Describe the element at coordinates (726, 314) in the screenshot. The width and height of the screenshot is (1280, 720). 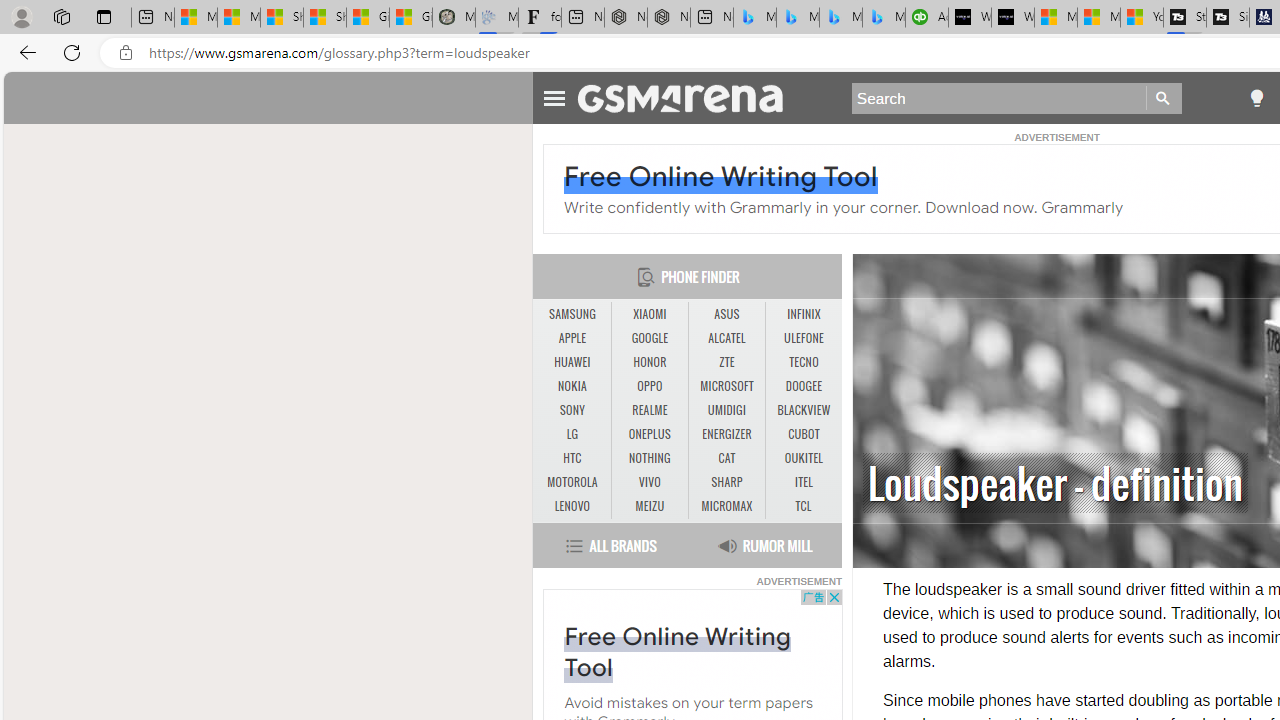
I see `'ASUS'` at that location.